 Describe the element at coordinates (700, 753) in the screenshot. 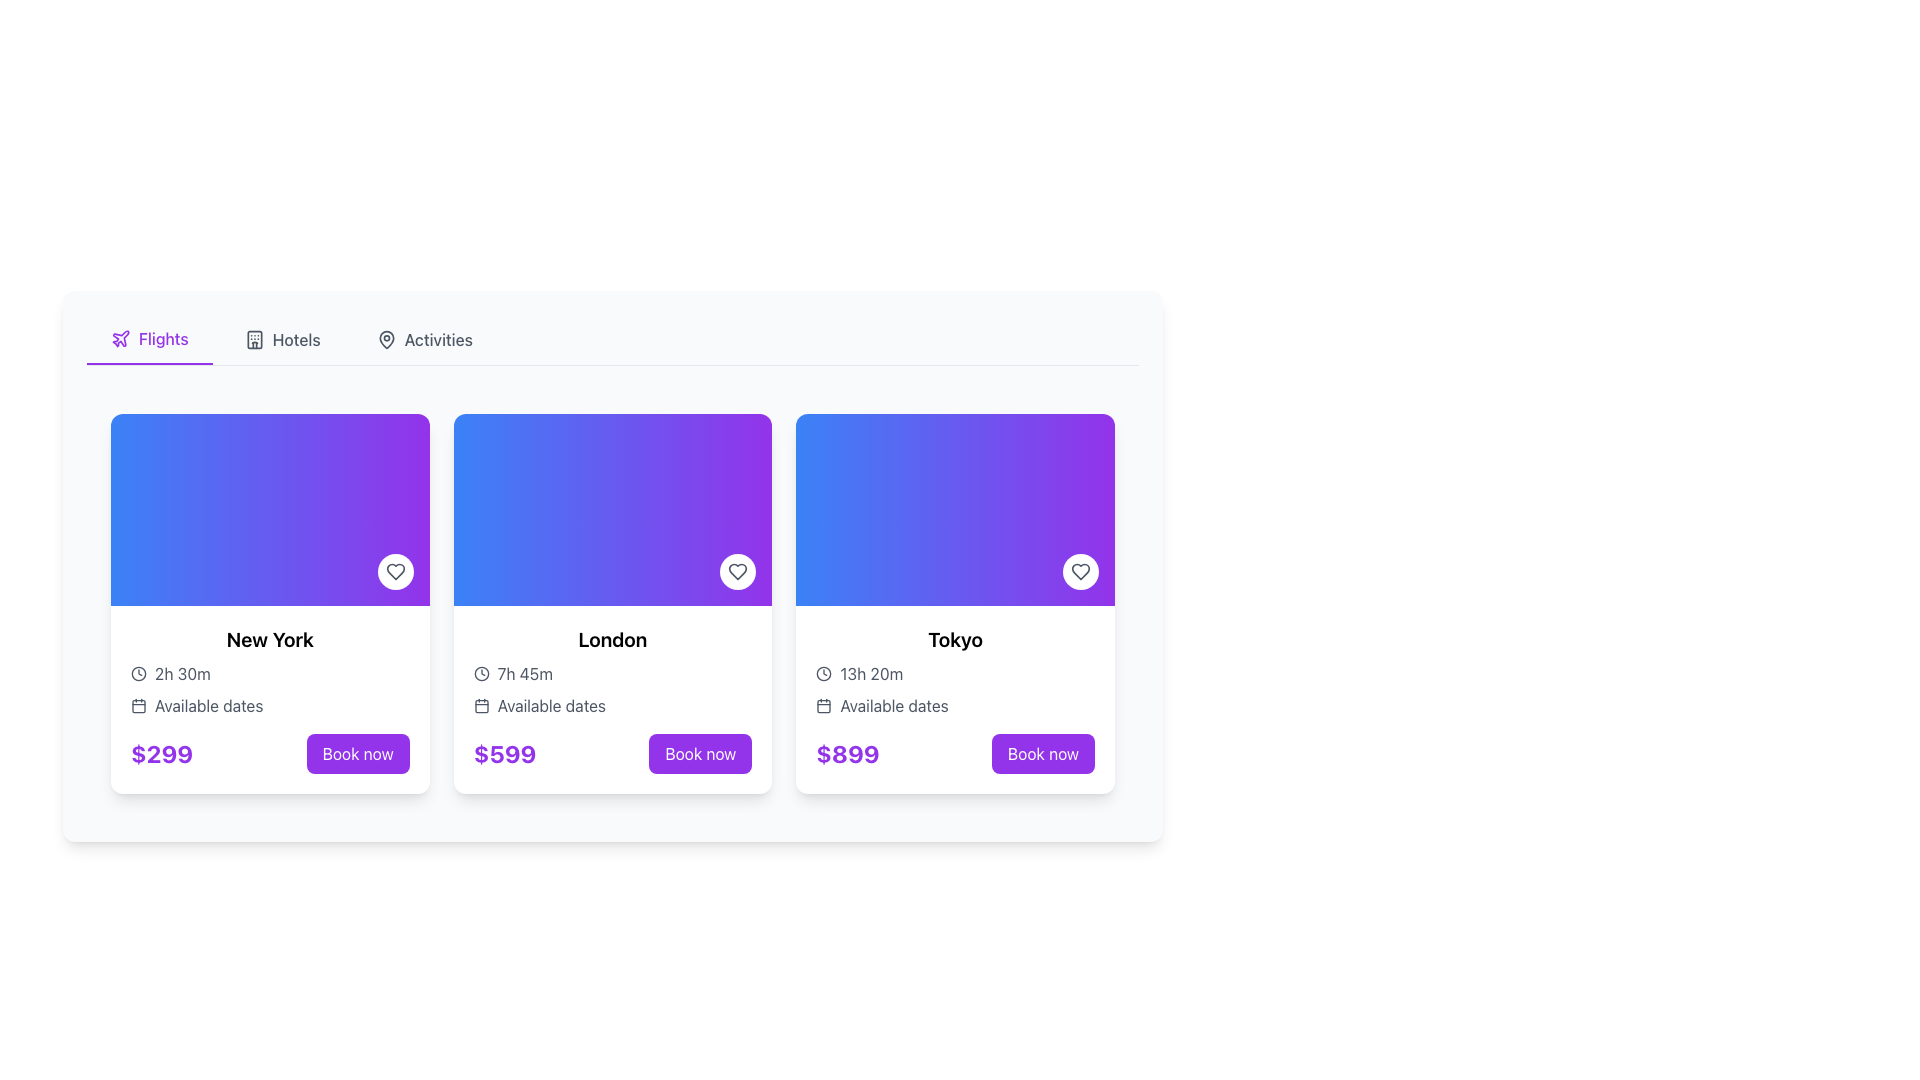

I see `the rounded rectangular button labeled 'Book now' located at the bottom right of the London trip card` at that location.